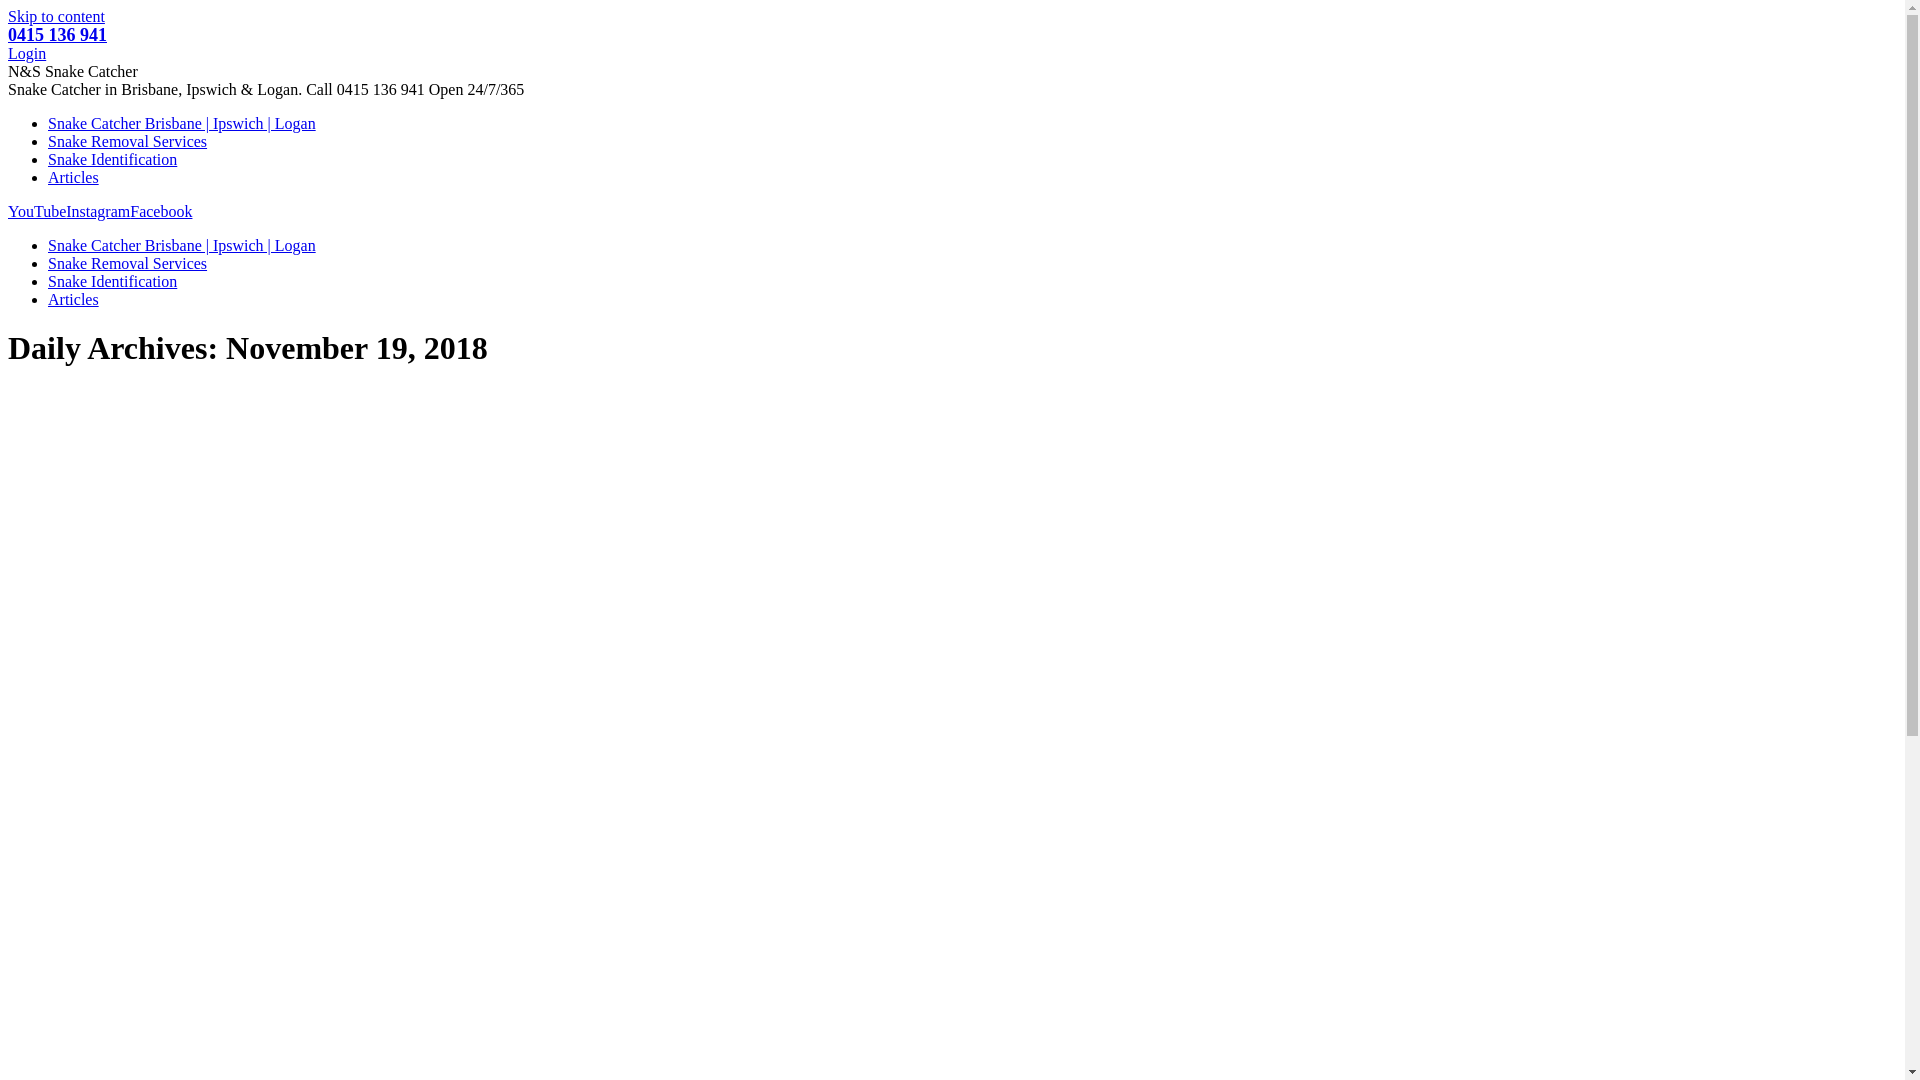 Image resolution: width=1920 pixels, height=1080 pixels. I want to click on 'Skip to content', so click(56, 16).